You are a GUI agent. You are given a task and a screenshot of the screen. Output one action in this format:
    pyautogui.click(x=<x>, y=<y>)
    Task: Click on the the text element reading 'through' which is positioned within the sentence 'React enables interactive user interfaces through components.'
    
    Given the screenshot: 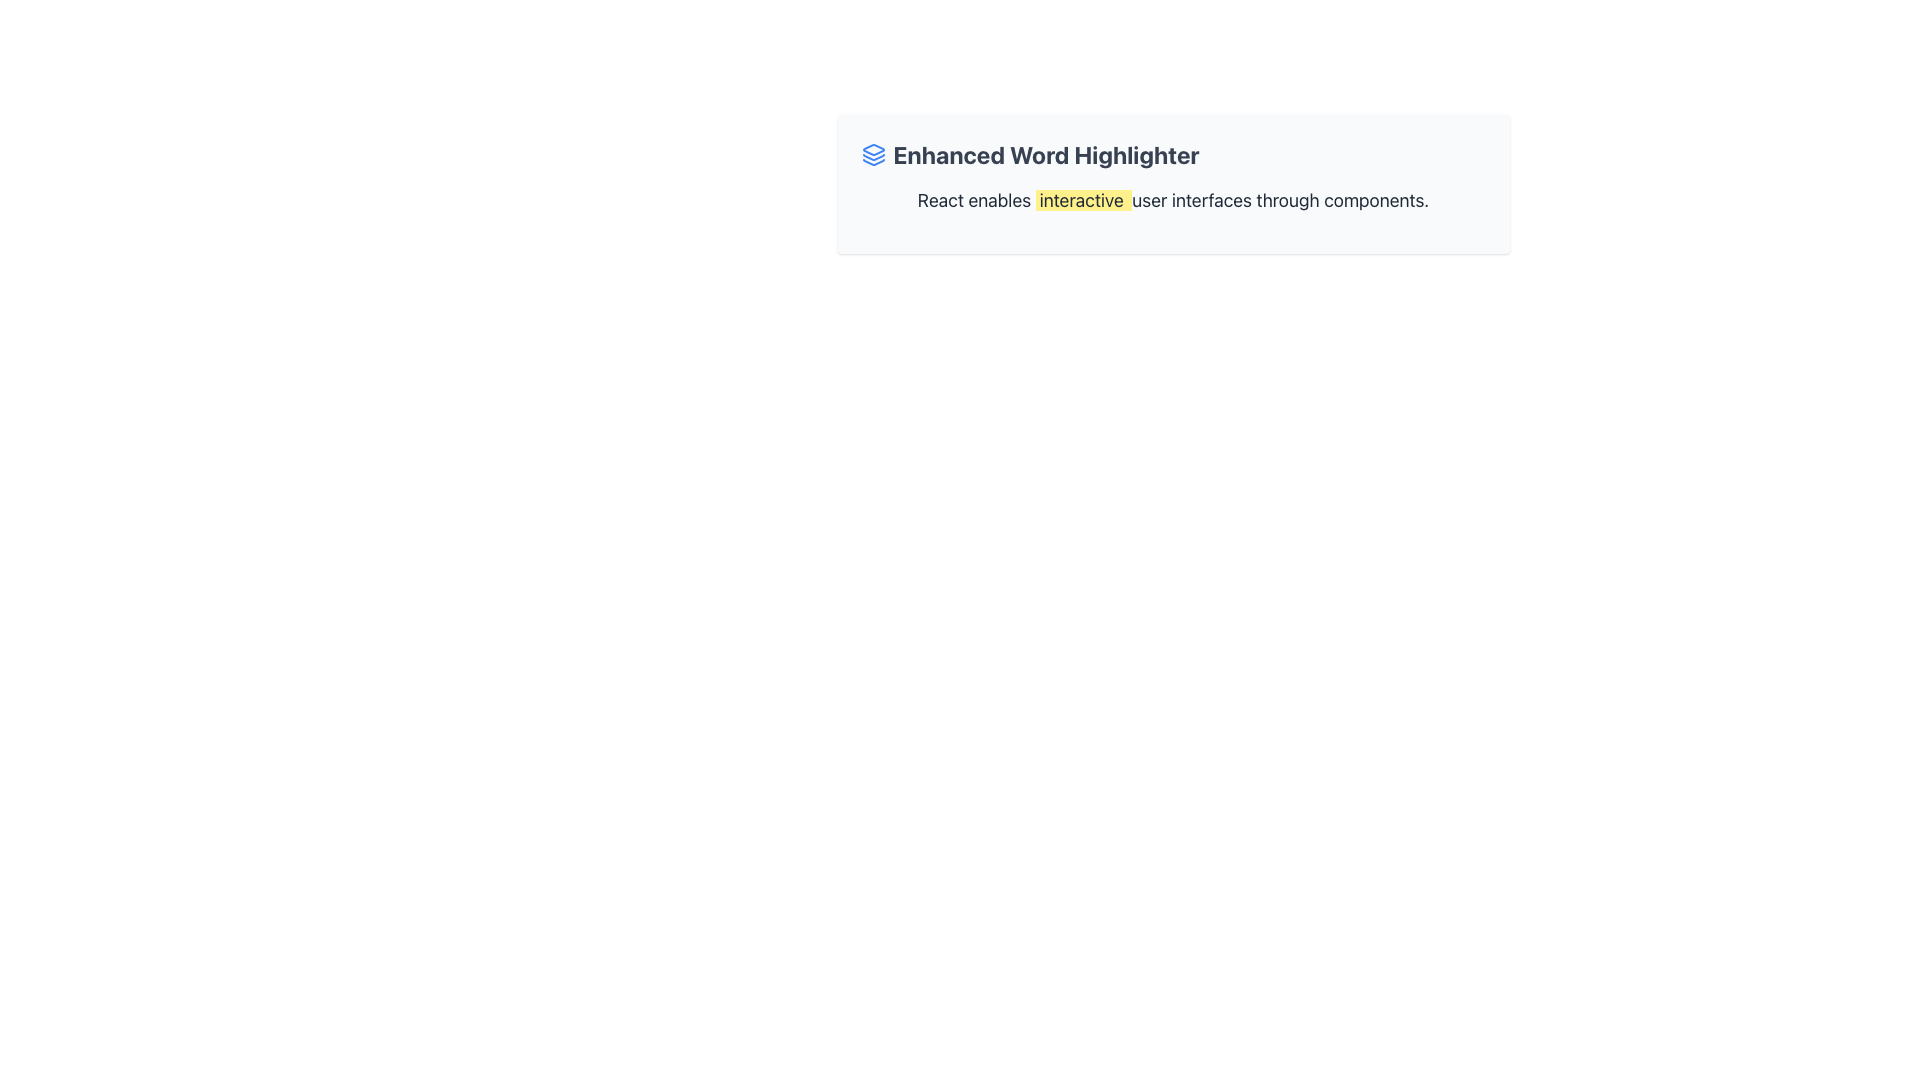 What is the action you would take?
    pyautogui.click(x=1290, y=200)
    